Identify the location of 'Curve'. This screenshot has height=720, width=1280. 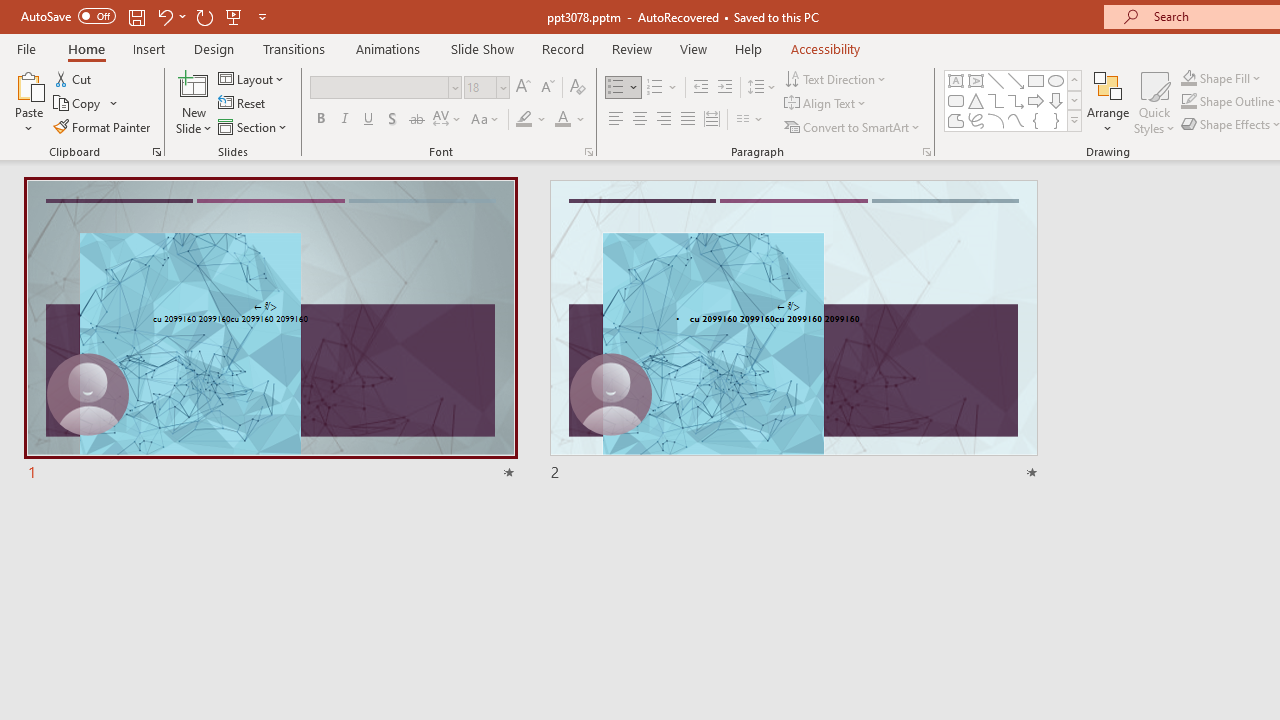
(1016, 120).